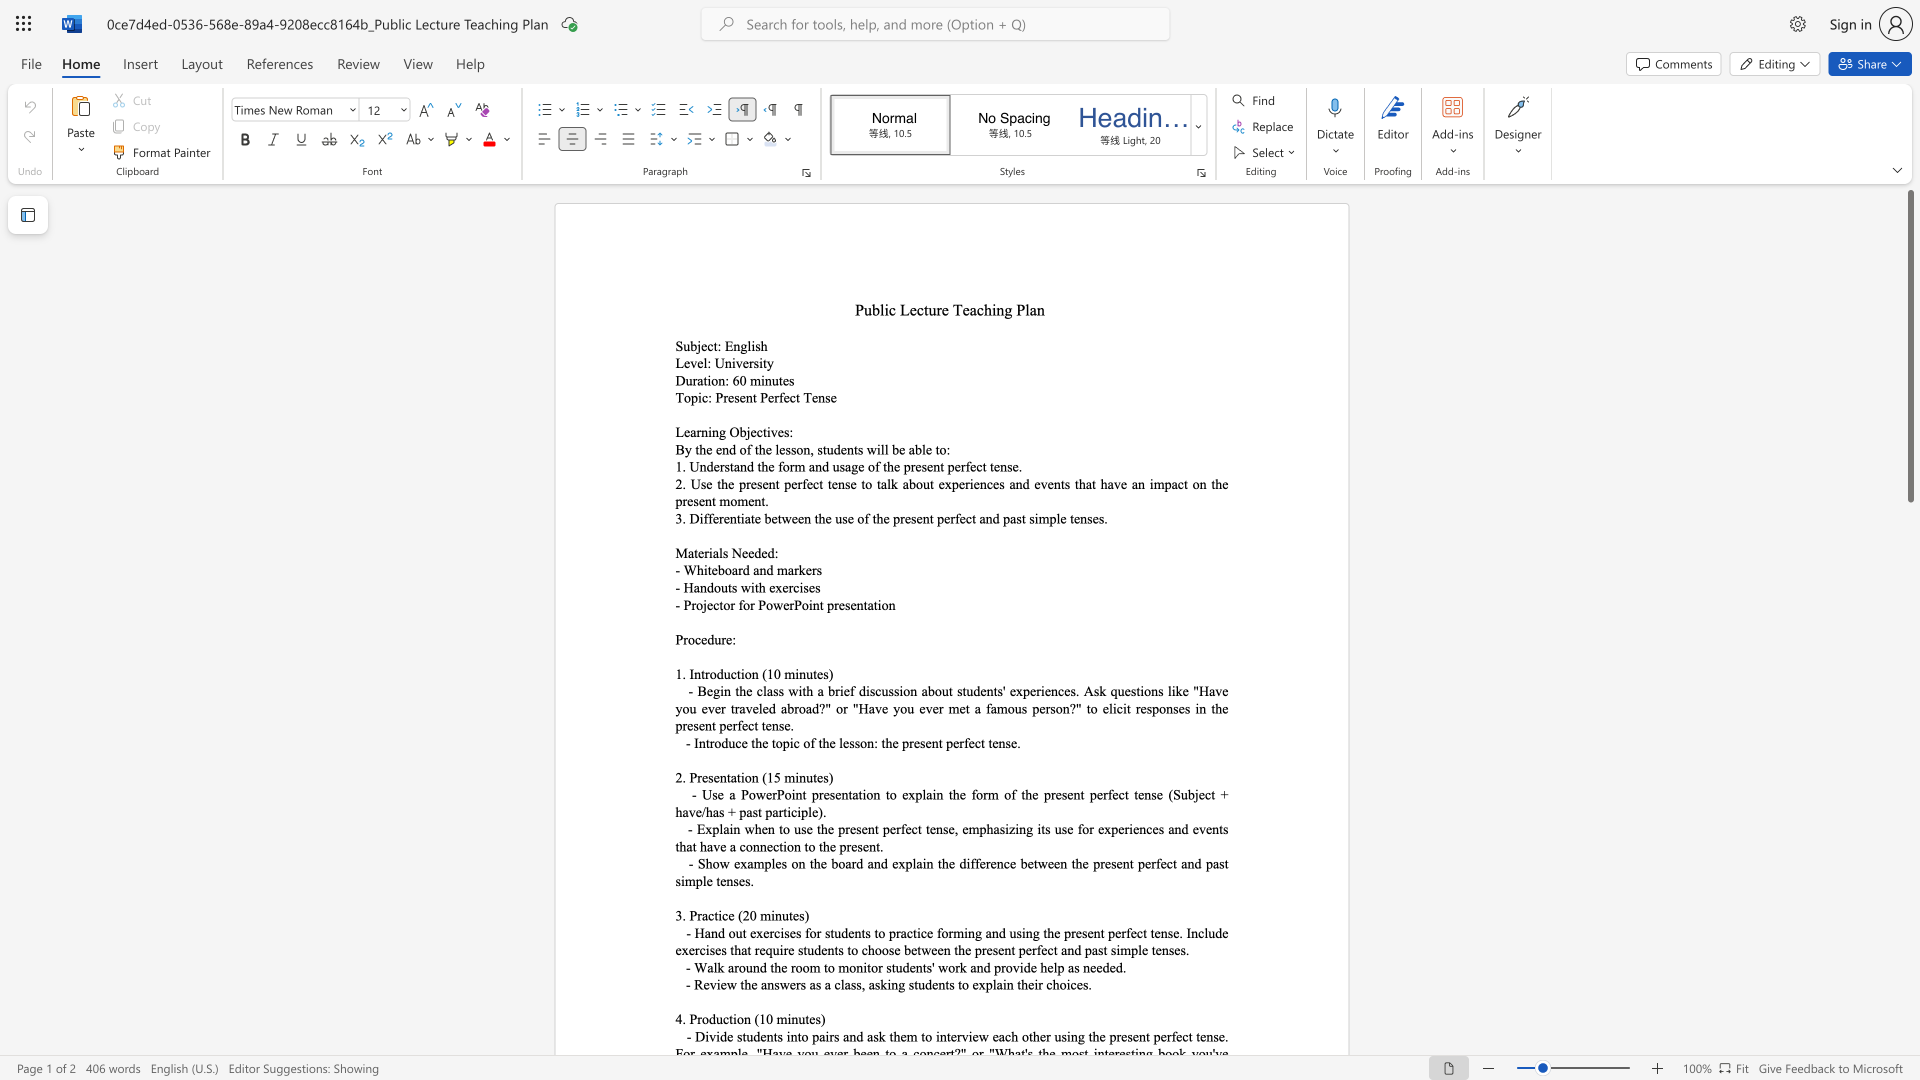 The height and width of the screenshot is (1080, 1920). I want to click on the subset text "douts with exer" within the text "- Handouts with exercises", so click(706, 586).